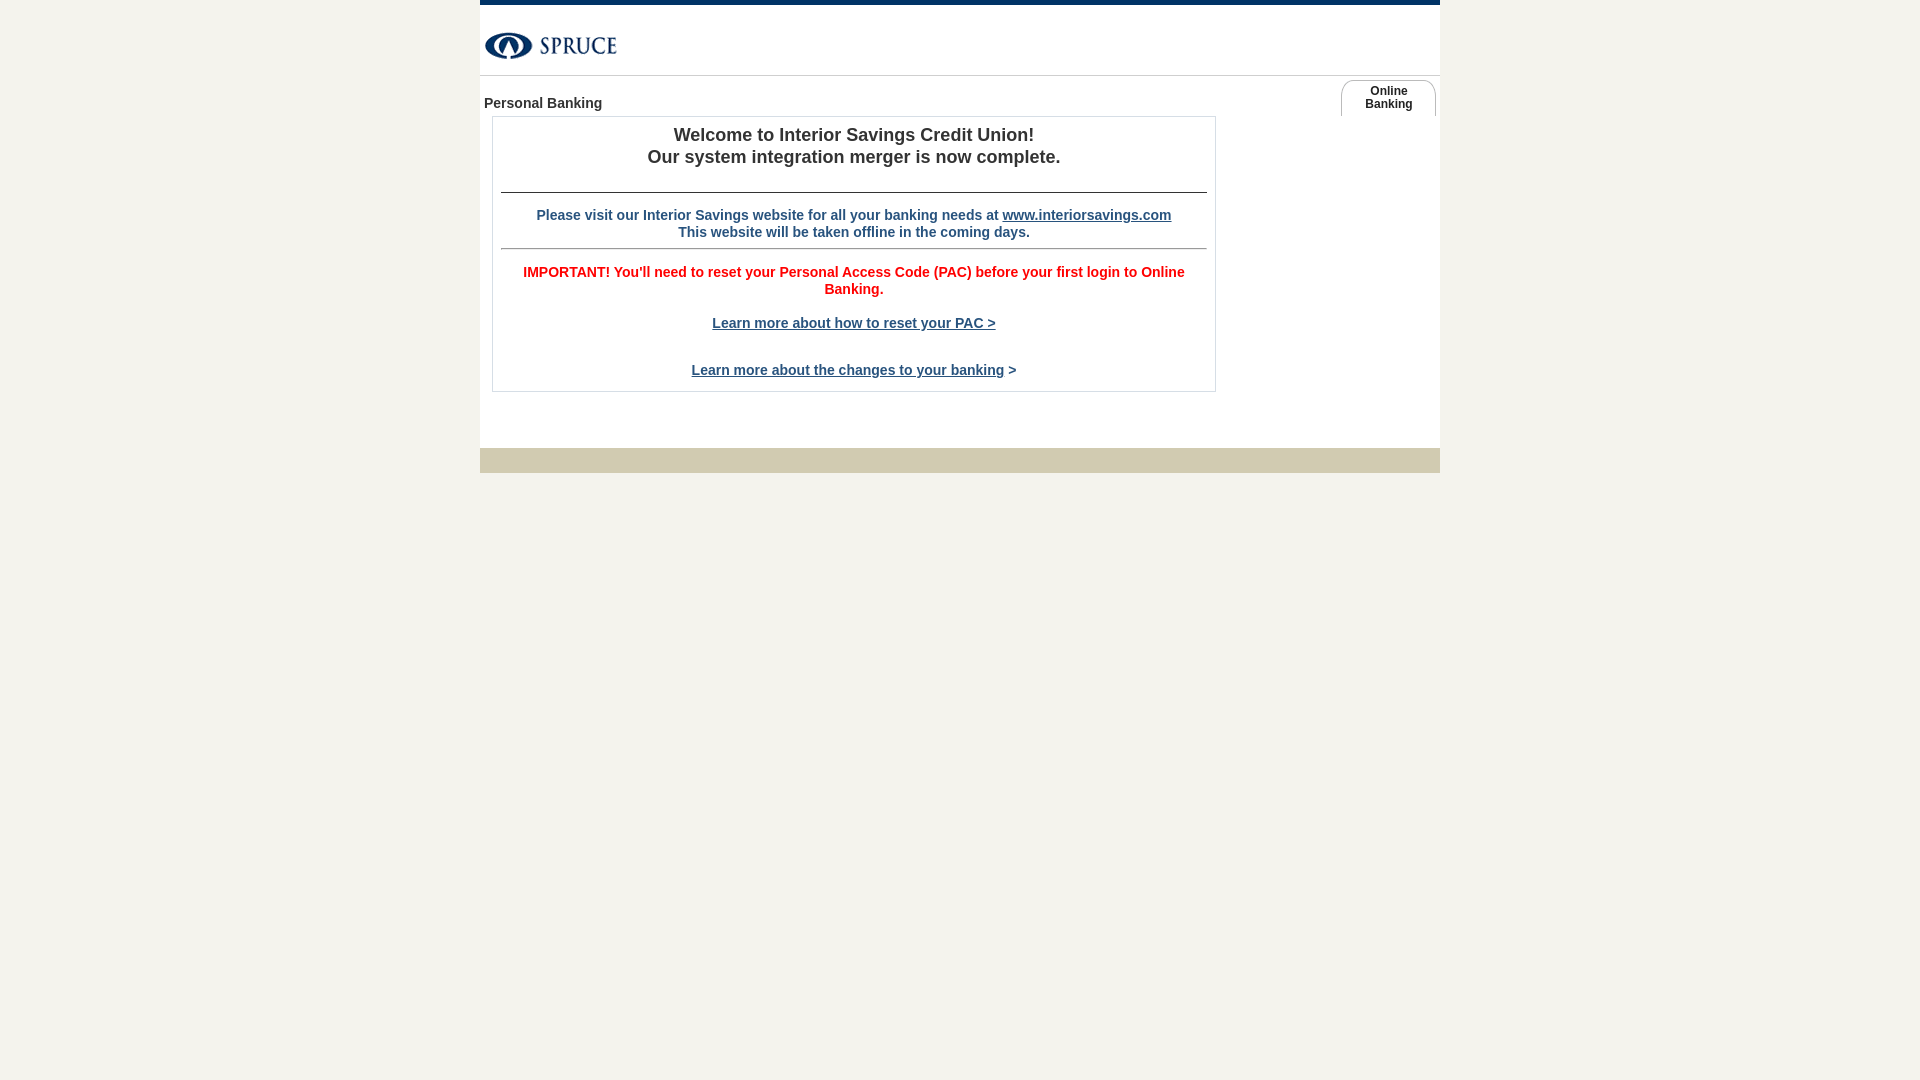  I want to click on 'www.interiorsavings.com', so click(1085, 215).